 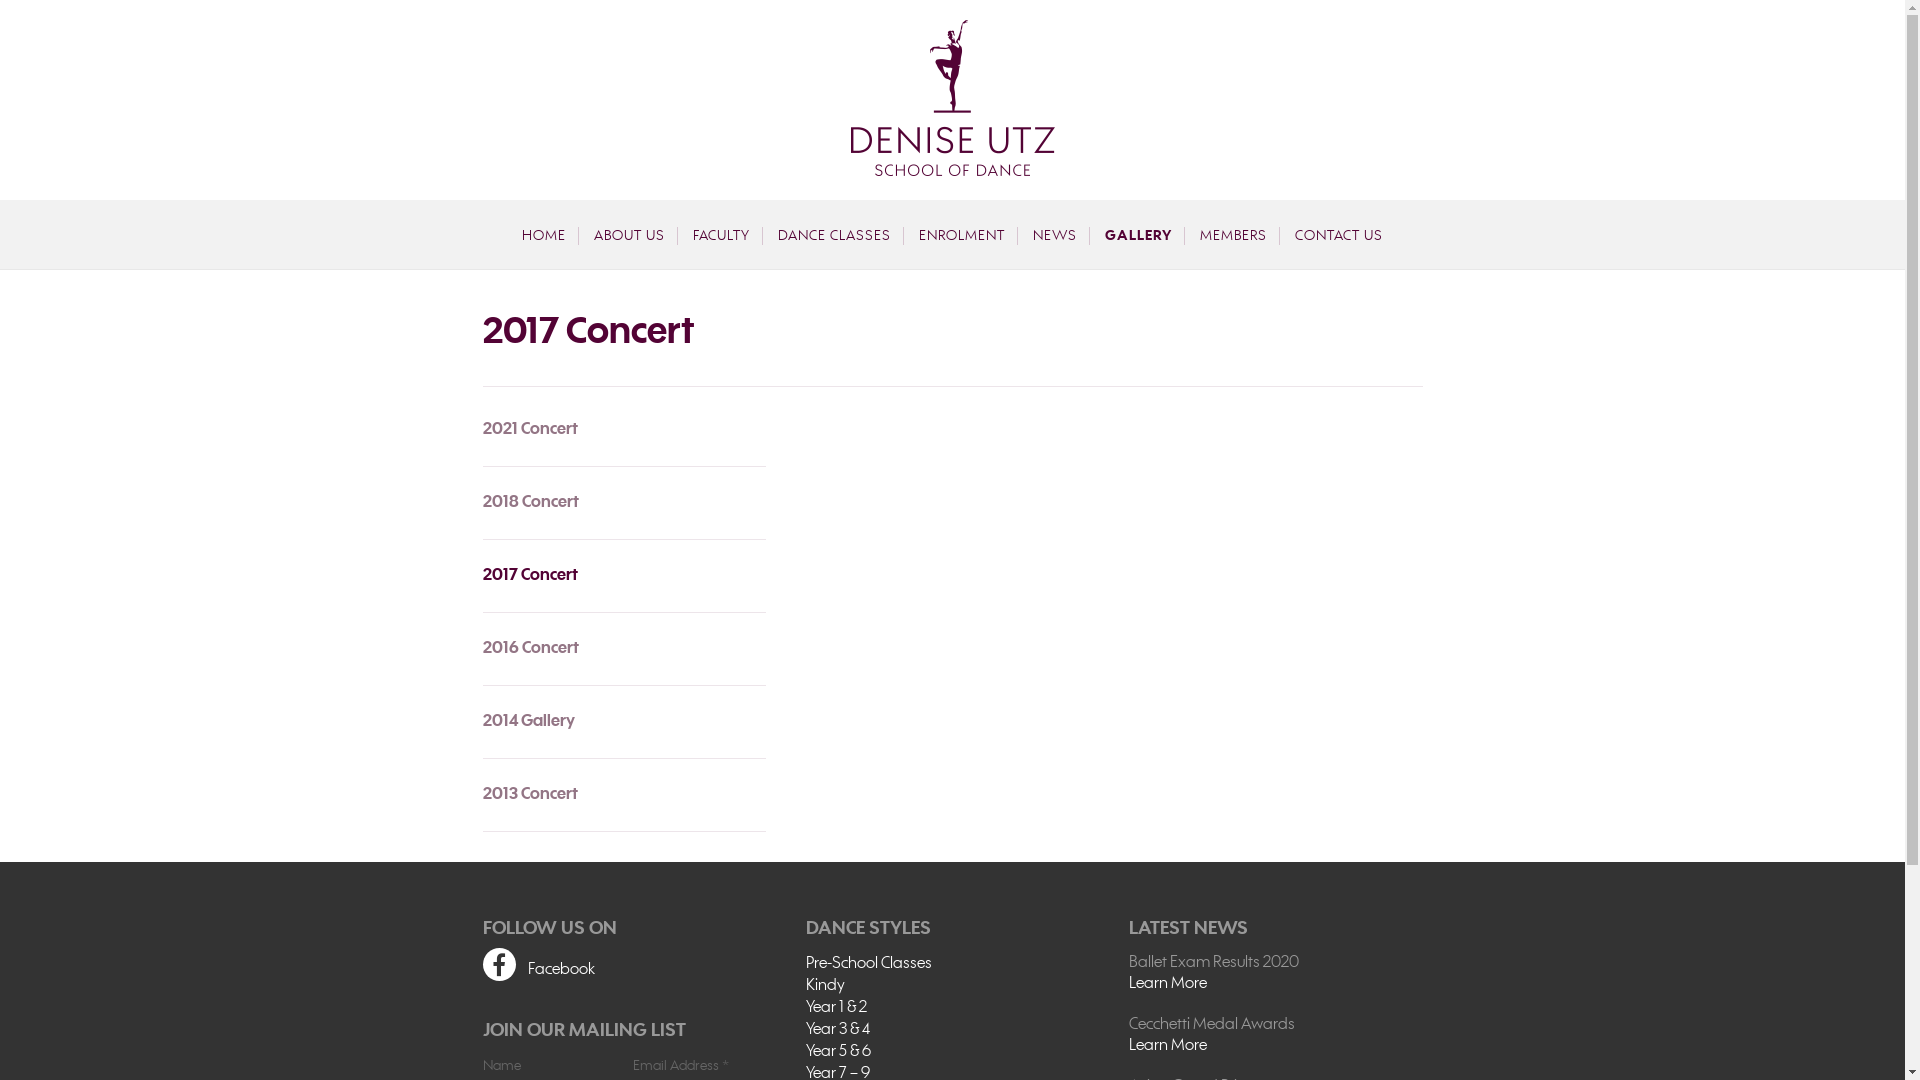 I want to click on 'Cecchetti Medal Awards', so click(x=1274, y=1025).